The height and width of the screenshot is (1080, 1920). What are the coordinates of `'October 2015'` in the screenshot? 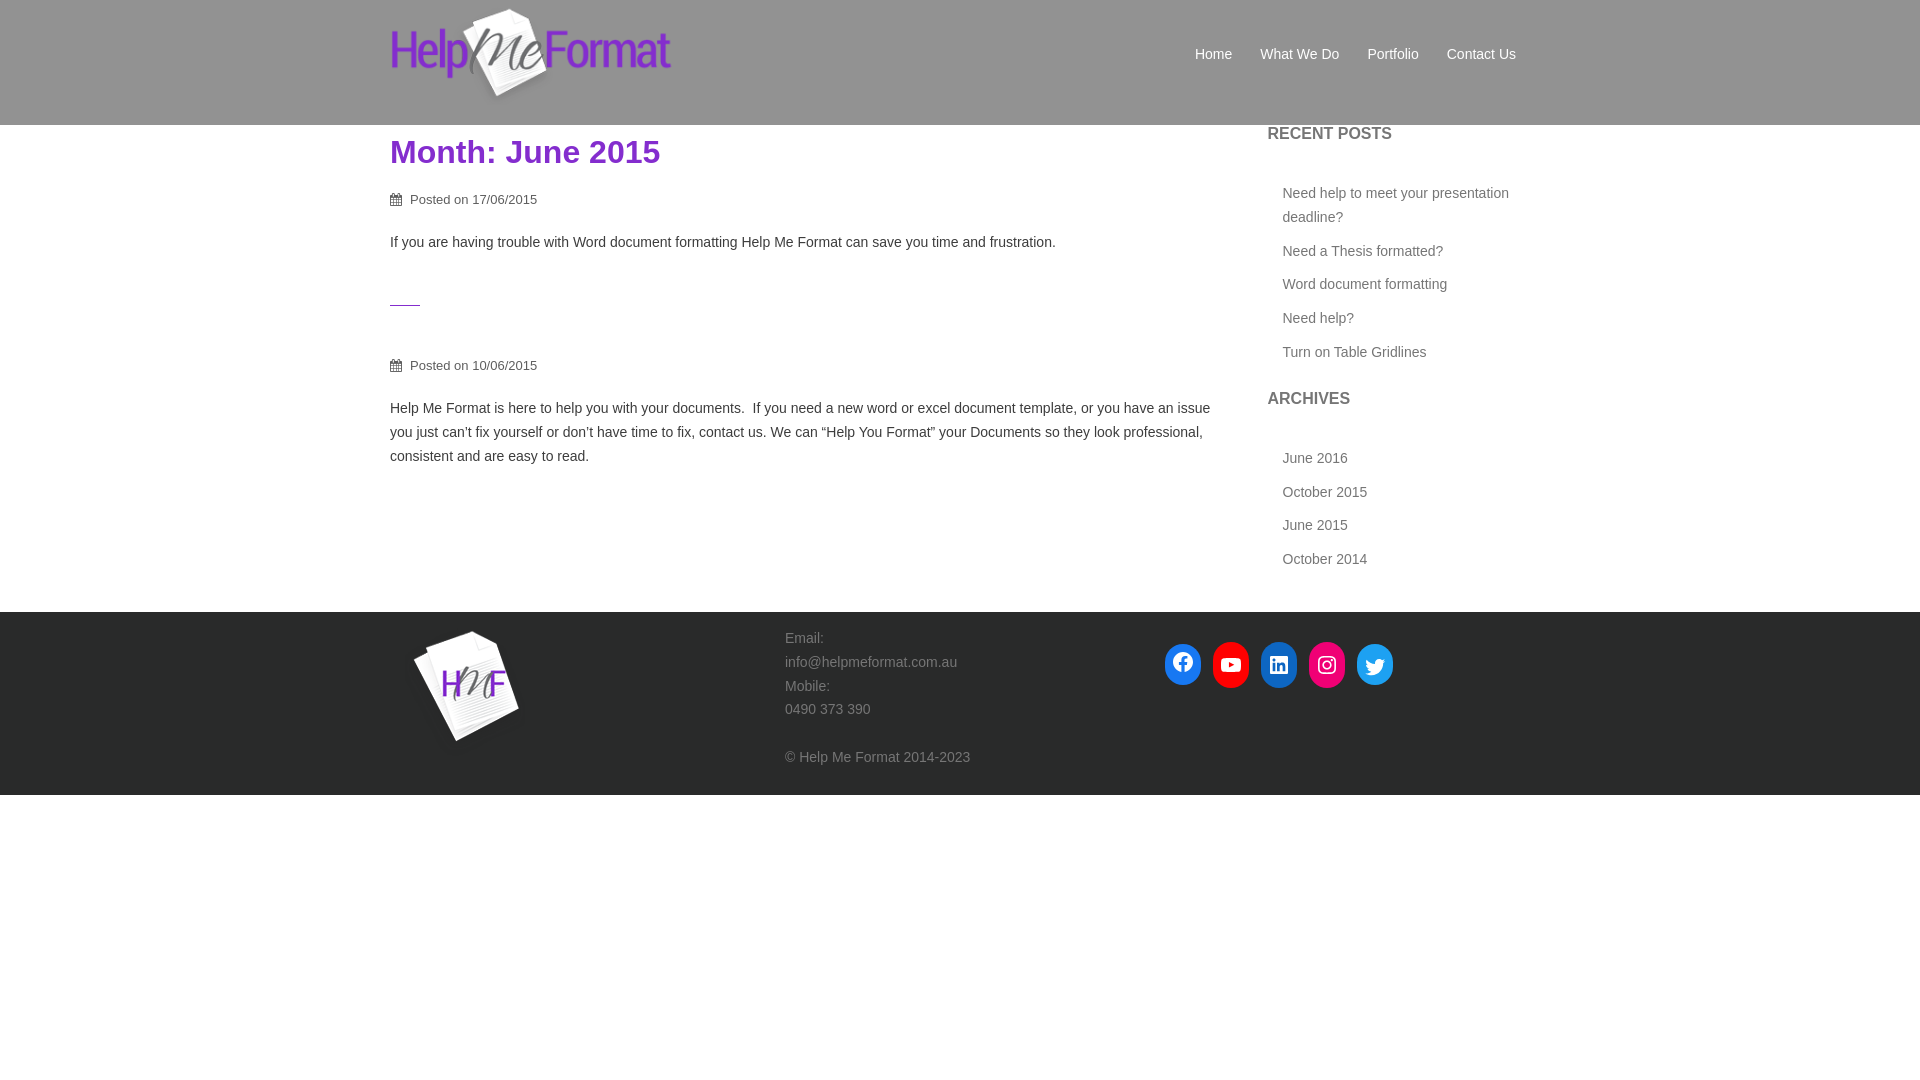 It's located at (1281, 492).